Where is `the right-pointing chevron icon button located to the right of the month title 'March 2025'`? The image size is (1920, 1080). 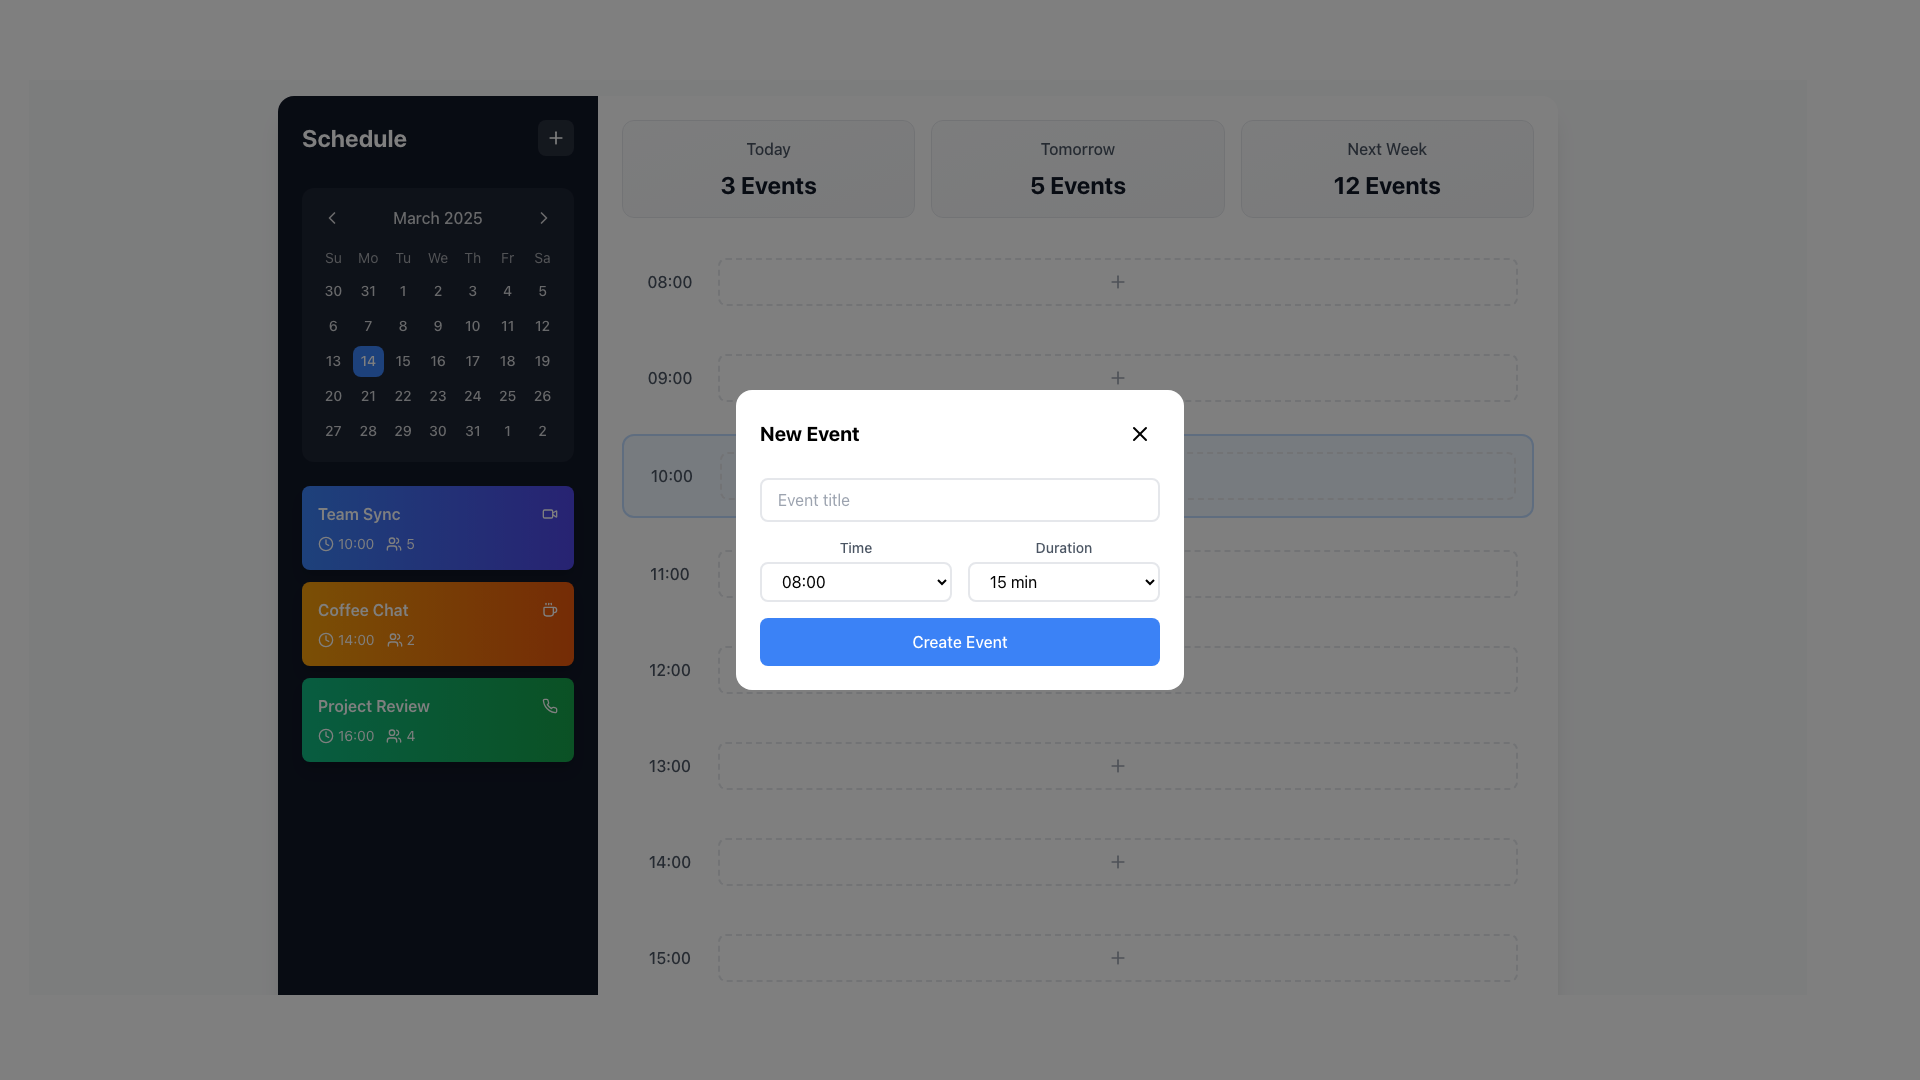
the right-pointing chevron icon button located to the right of the month title 'March 2025' is located at coordinates (543, 218).